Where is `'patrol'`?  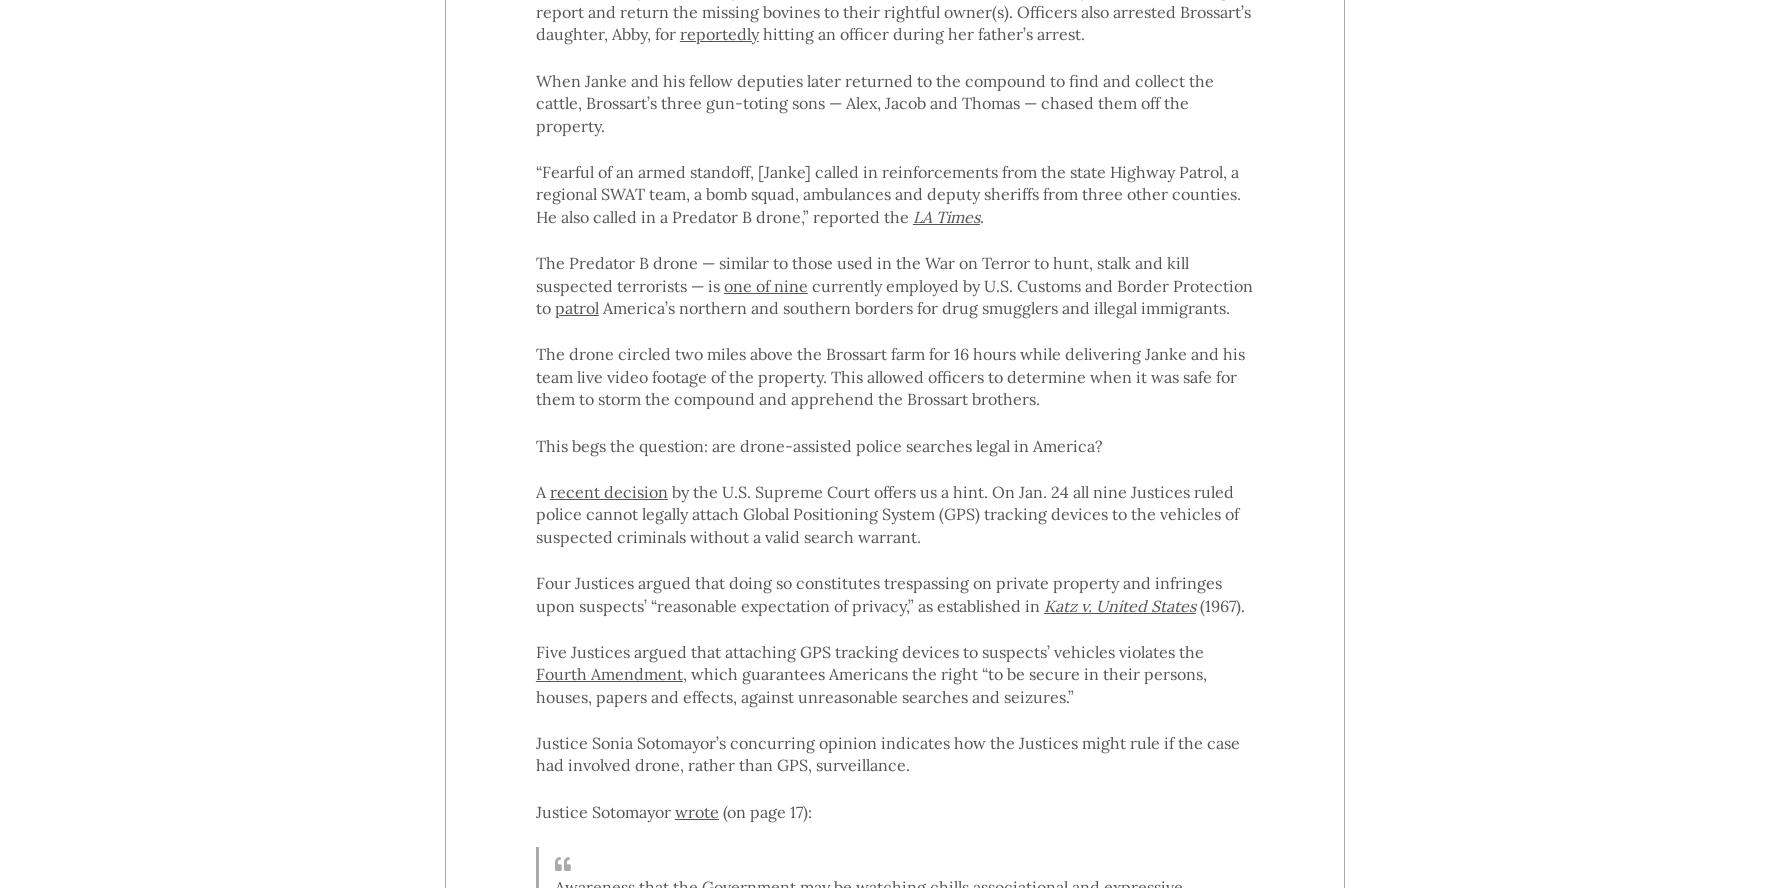 'patrol' is located at coordinates (575, 305).